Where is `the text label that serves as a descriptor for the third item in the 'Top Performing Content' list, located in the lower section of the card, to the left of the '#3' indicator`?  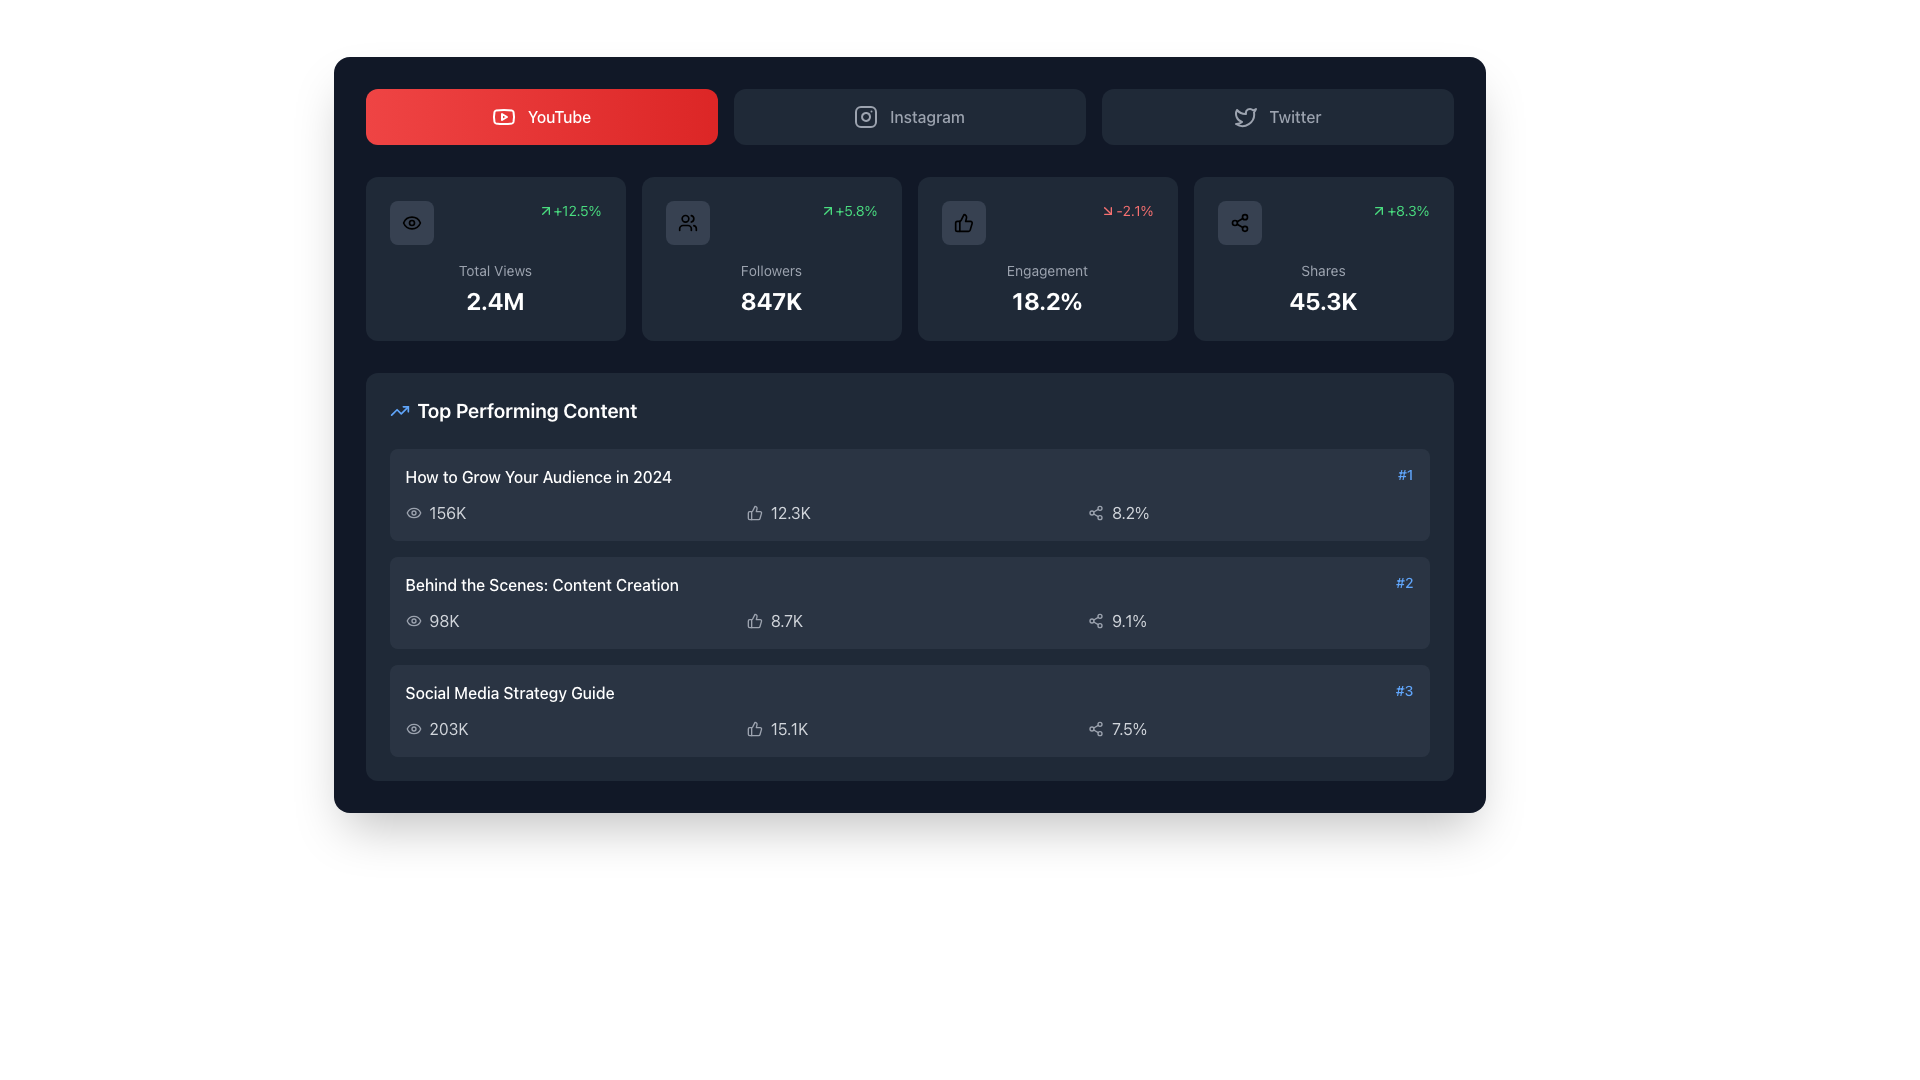 the text label that serves as a descriptor for the third item in the 'Top Performing Content' list, located in the lower section of the card, to the left of the '#3' indicator is located at coordinates (509, 692).